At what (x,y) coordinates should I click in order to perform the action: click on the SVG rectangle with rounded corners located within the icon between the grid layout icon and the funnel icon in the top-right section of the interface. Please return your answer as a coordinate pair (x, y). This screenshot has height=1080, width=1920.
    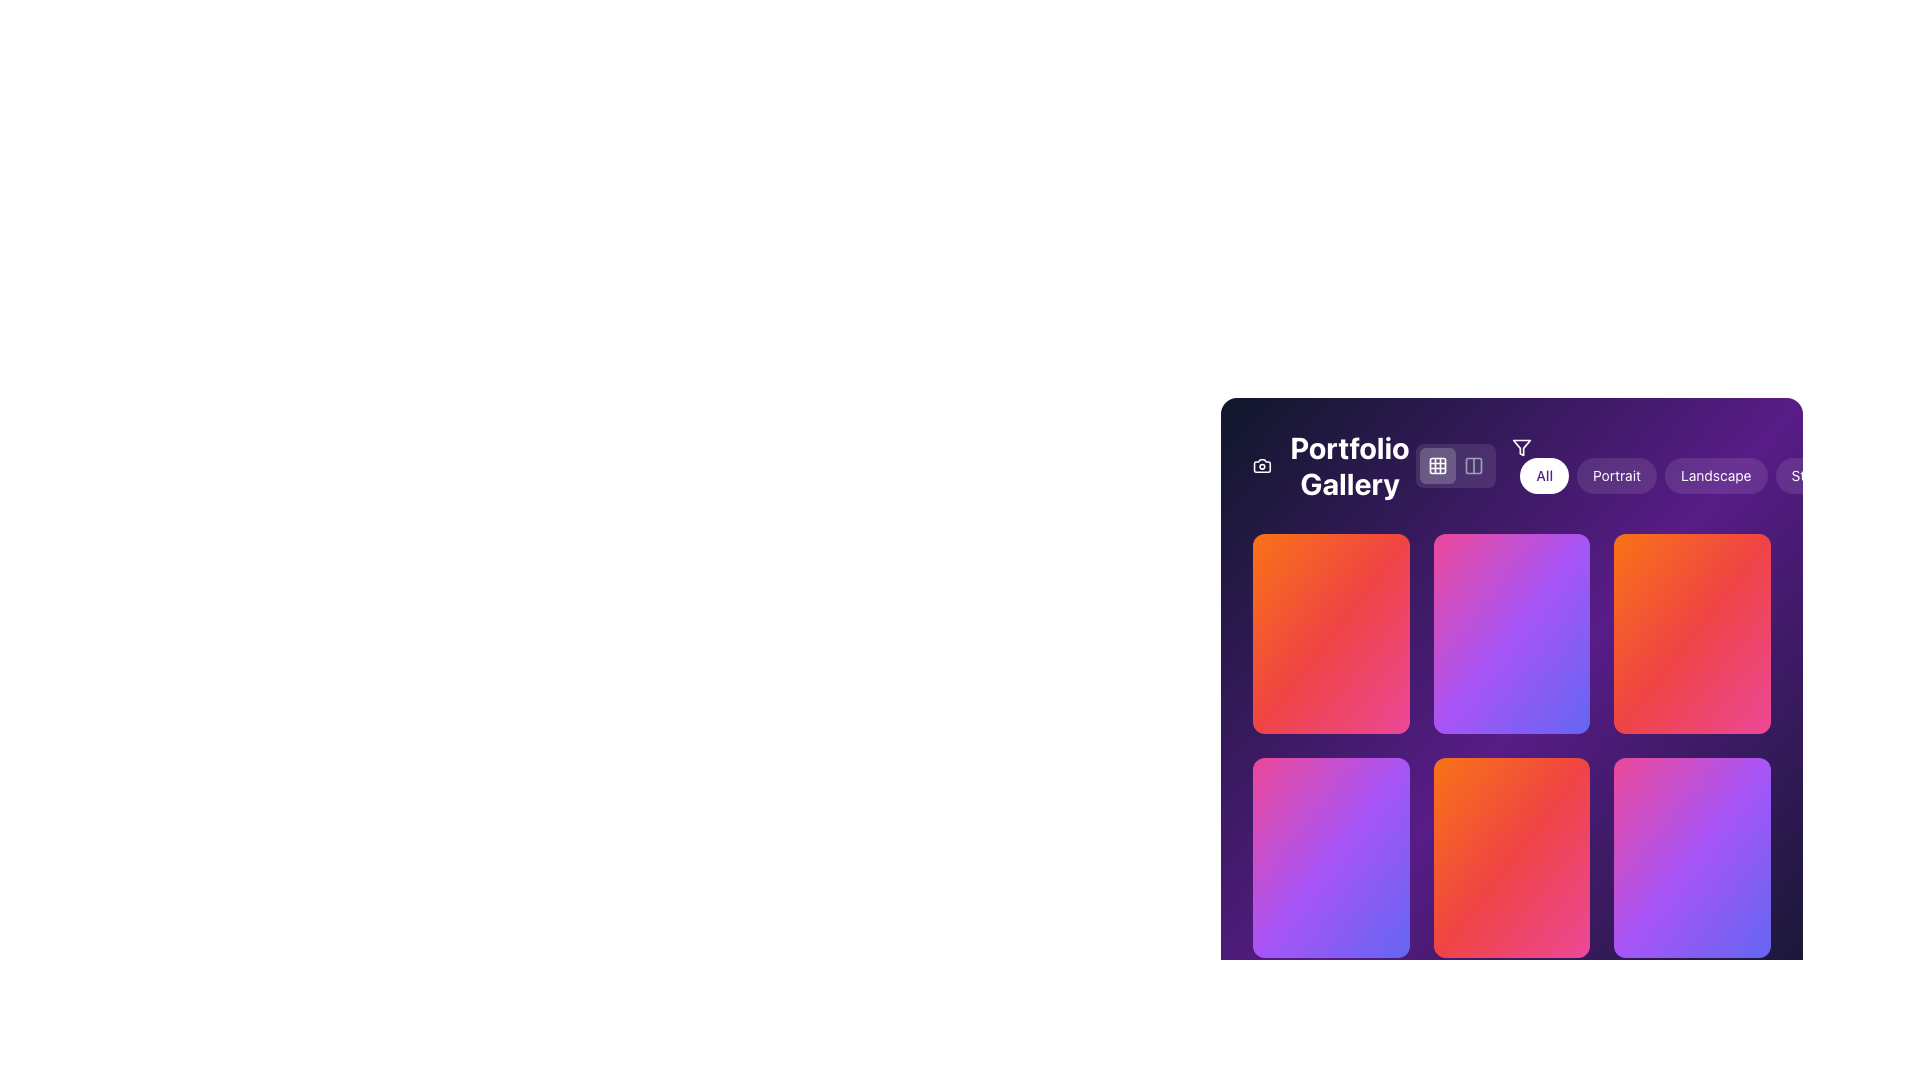
    Looking at the image, I should click on (1474, 466).